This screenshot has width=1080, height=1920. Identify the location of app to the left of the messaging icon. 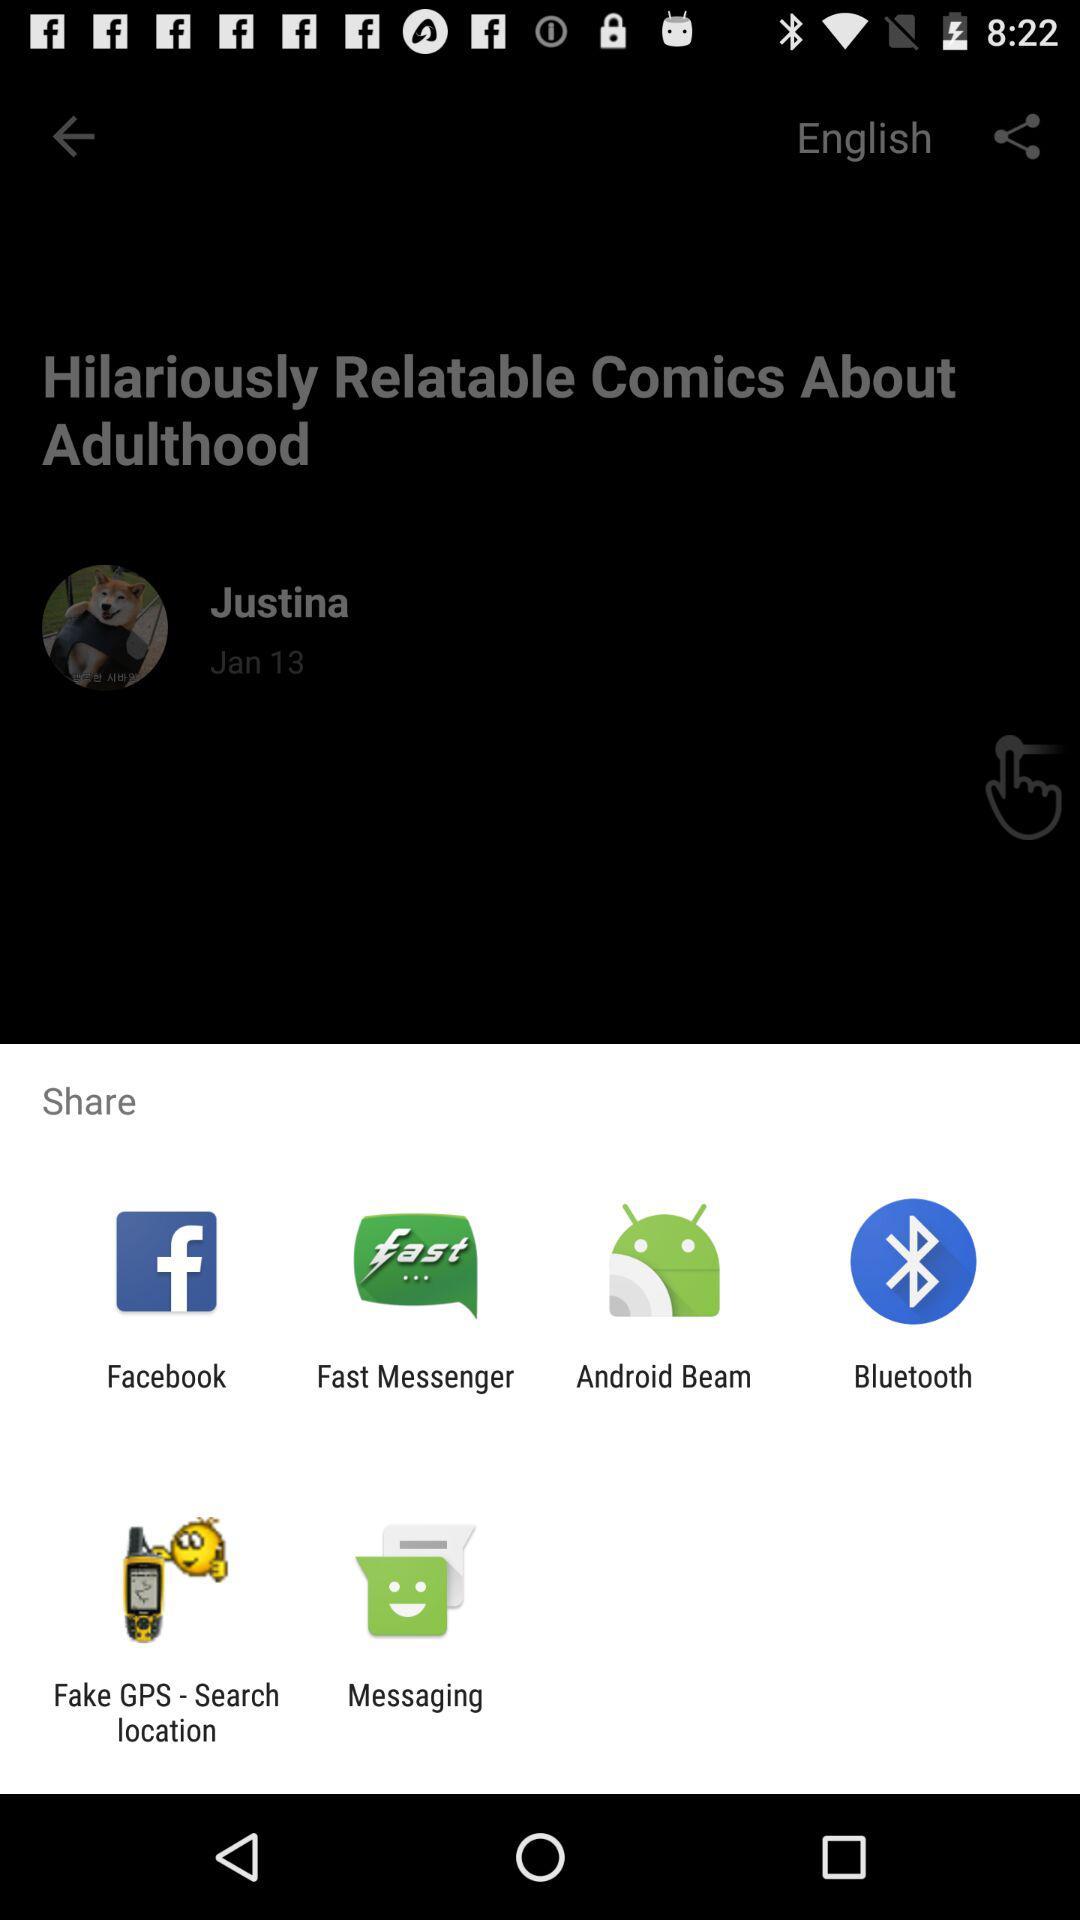
(165, 1711).